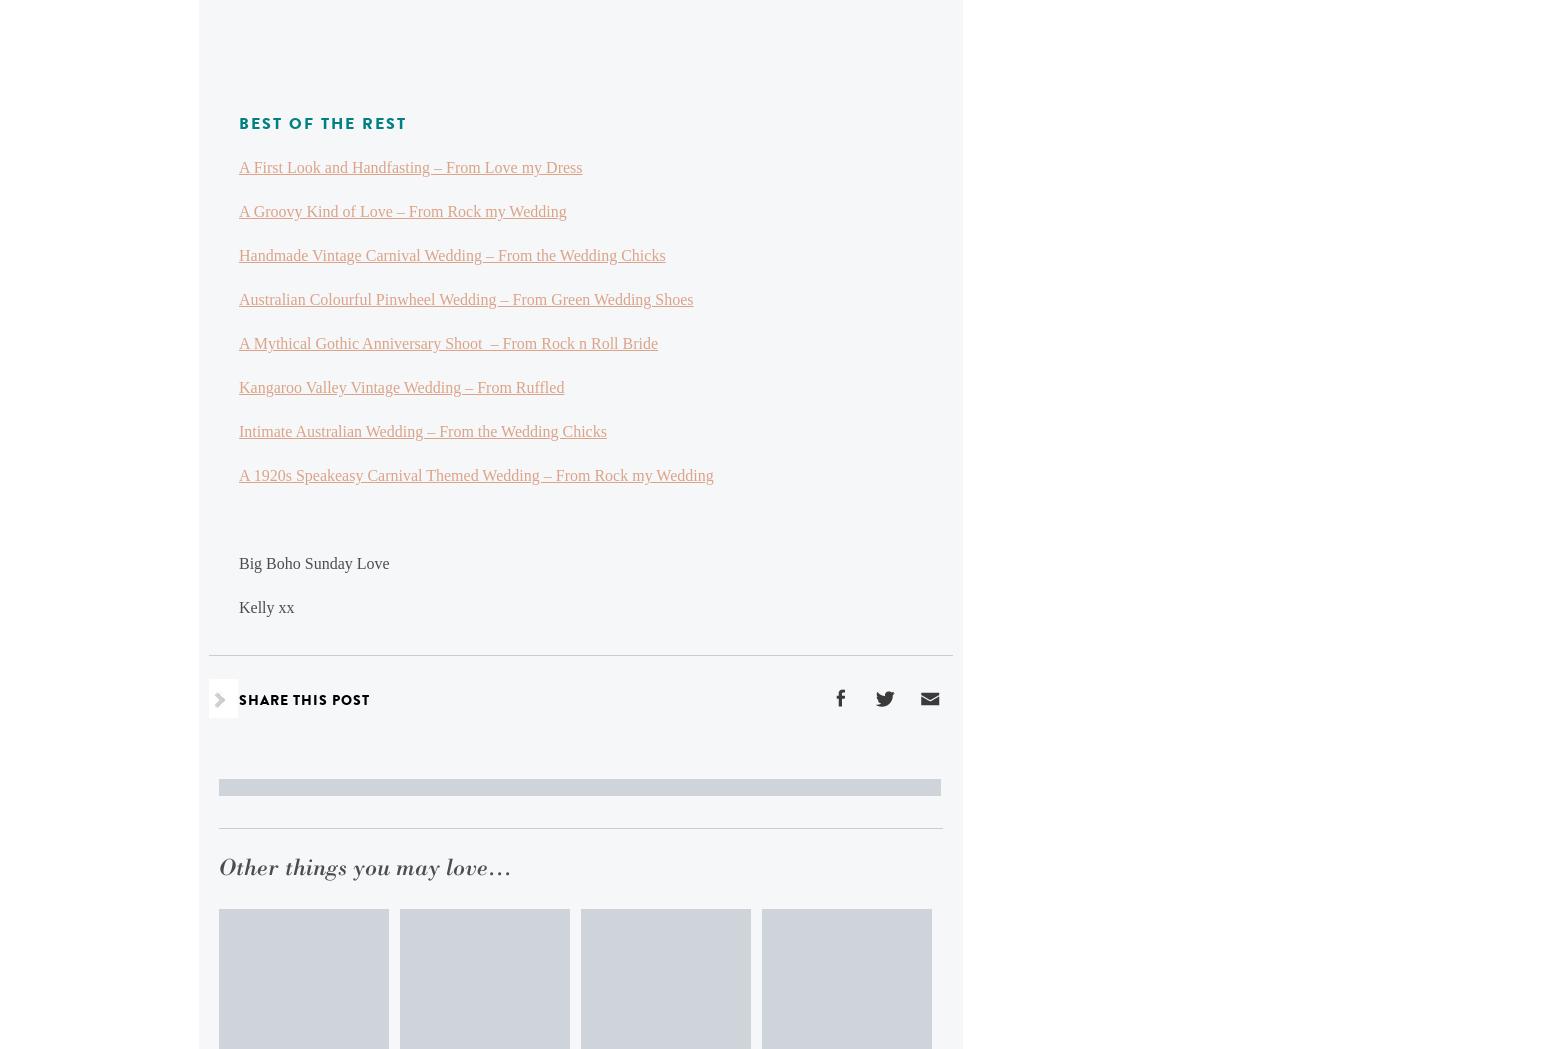  Describe the element at coordinates (410, 166) in the screenshot. I see `'A First Look and Handfasting – From Love my Dress'` at that location.